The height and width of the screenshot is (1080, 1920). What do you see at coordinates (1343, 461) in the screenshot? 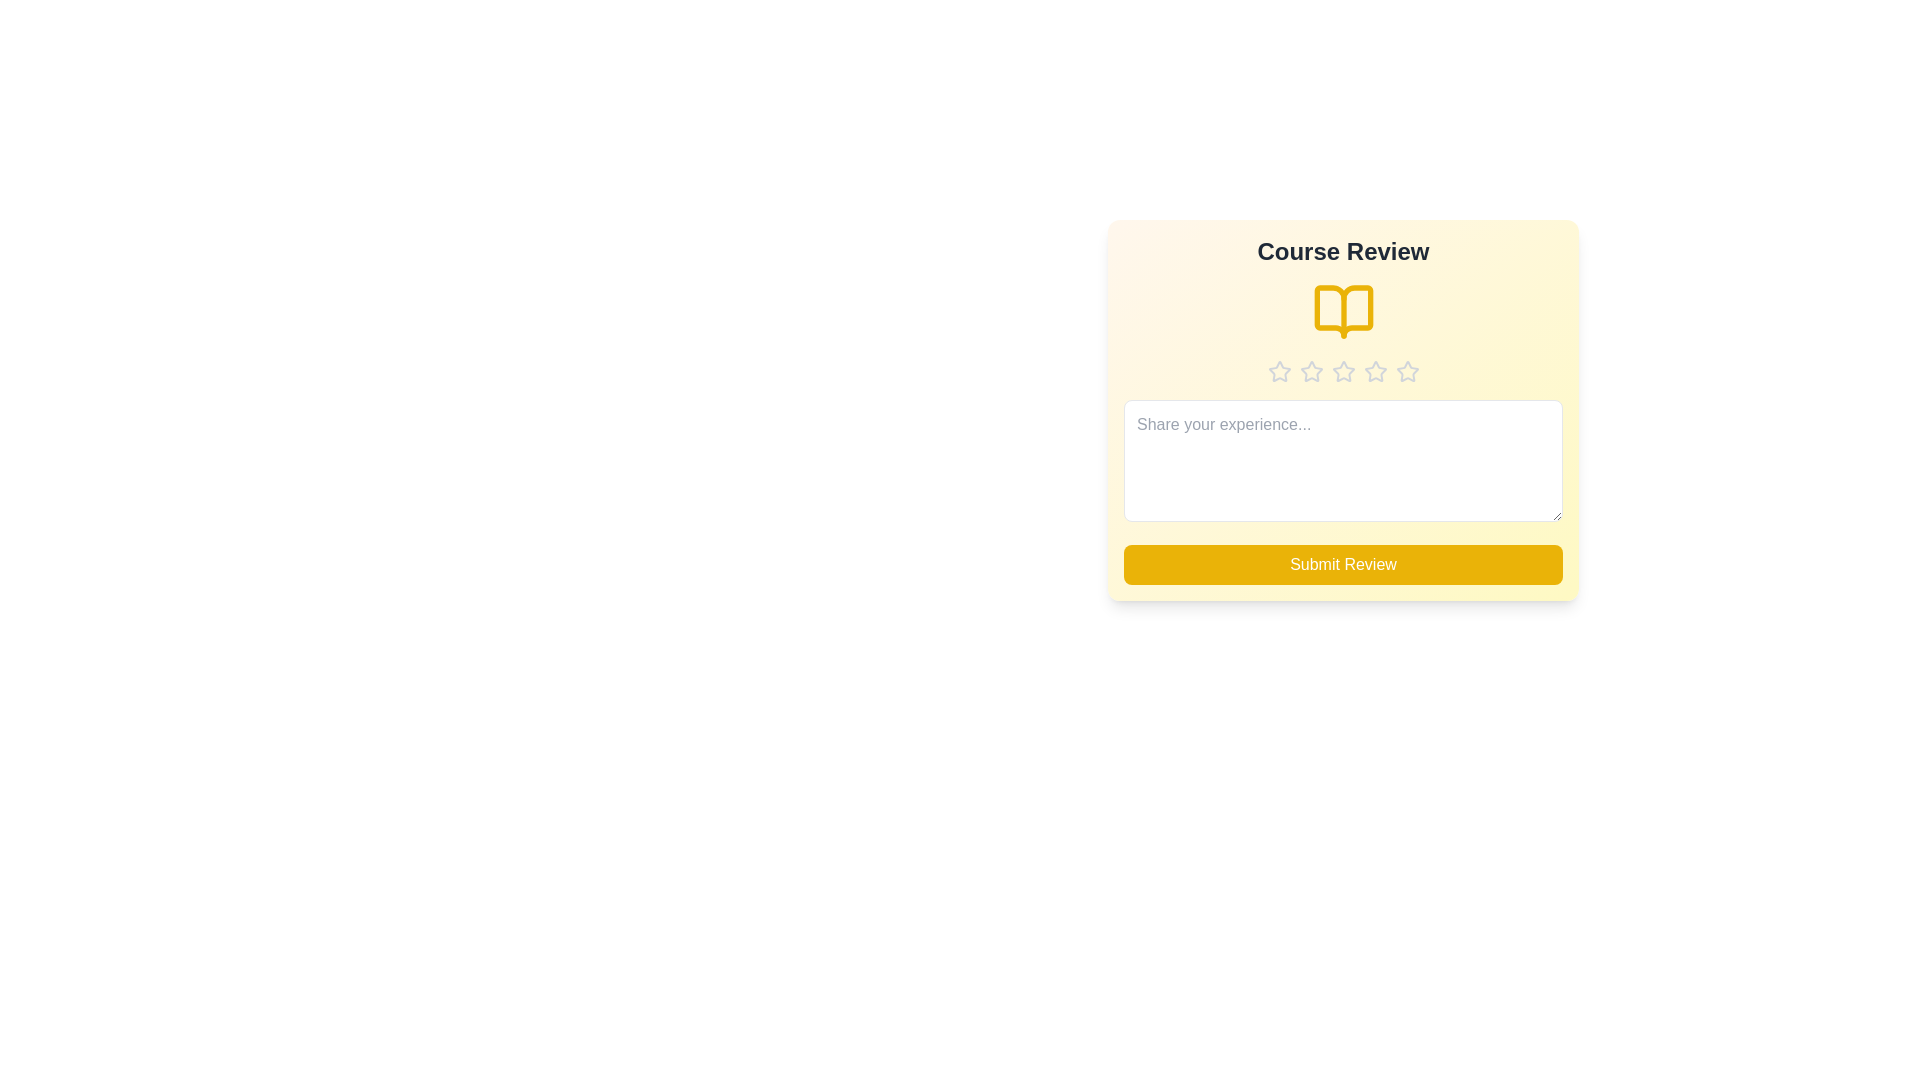
I see `the text area and type the comment 'This is a sample review comment.'` at bounding box center [1343, 461].